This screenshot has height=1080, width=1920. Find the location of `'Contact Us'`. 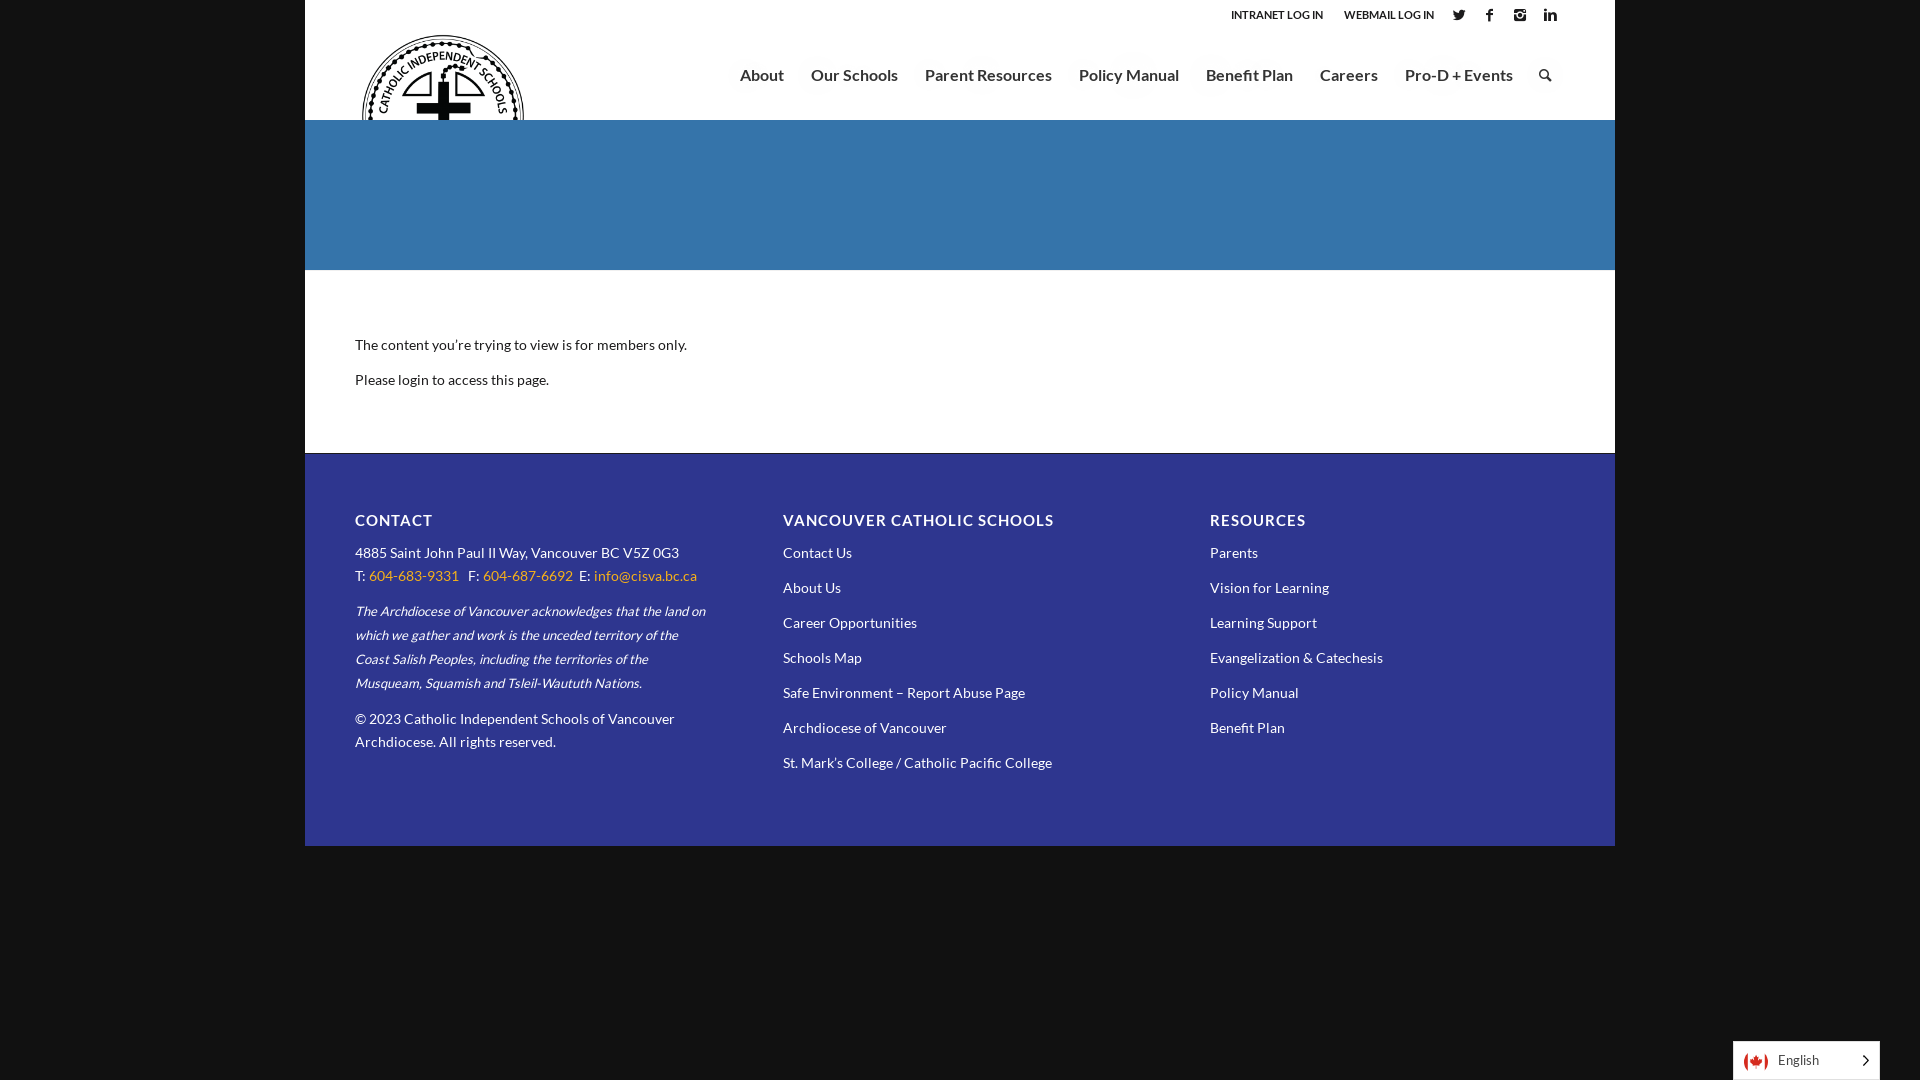

'Contact Us' is located at coordinates (817, 552).